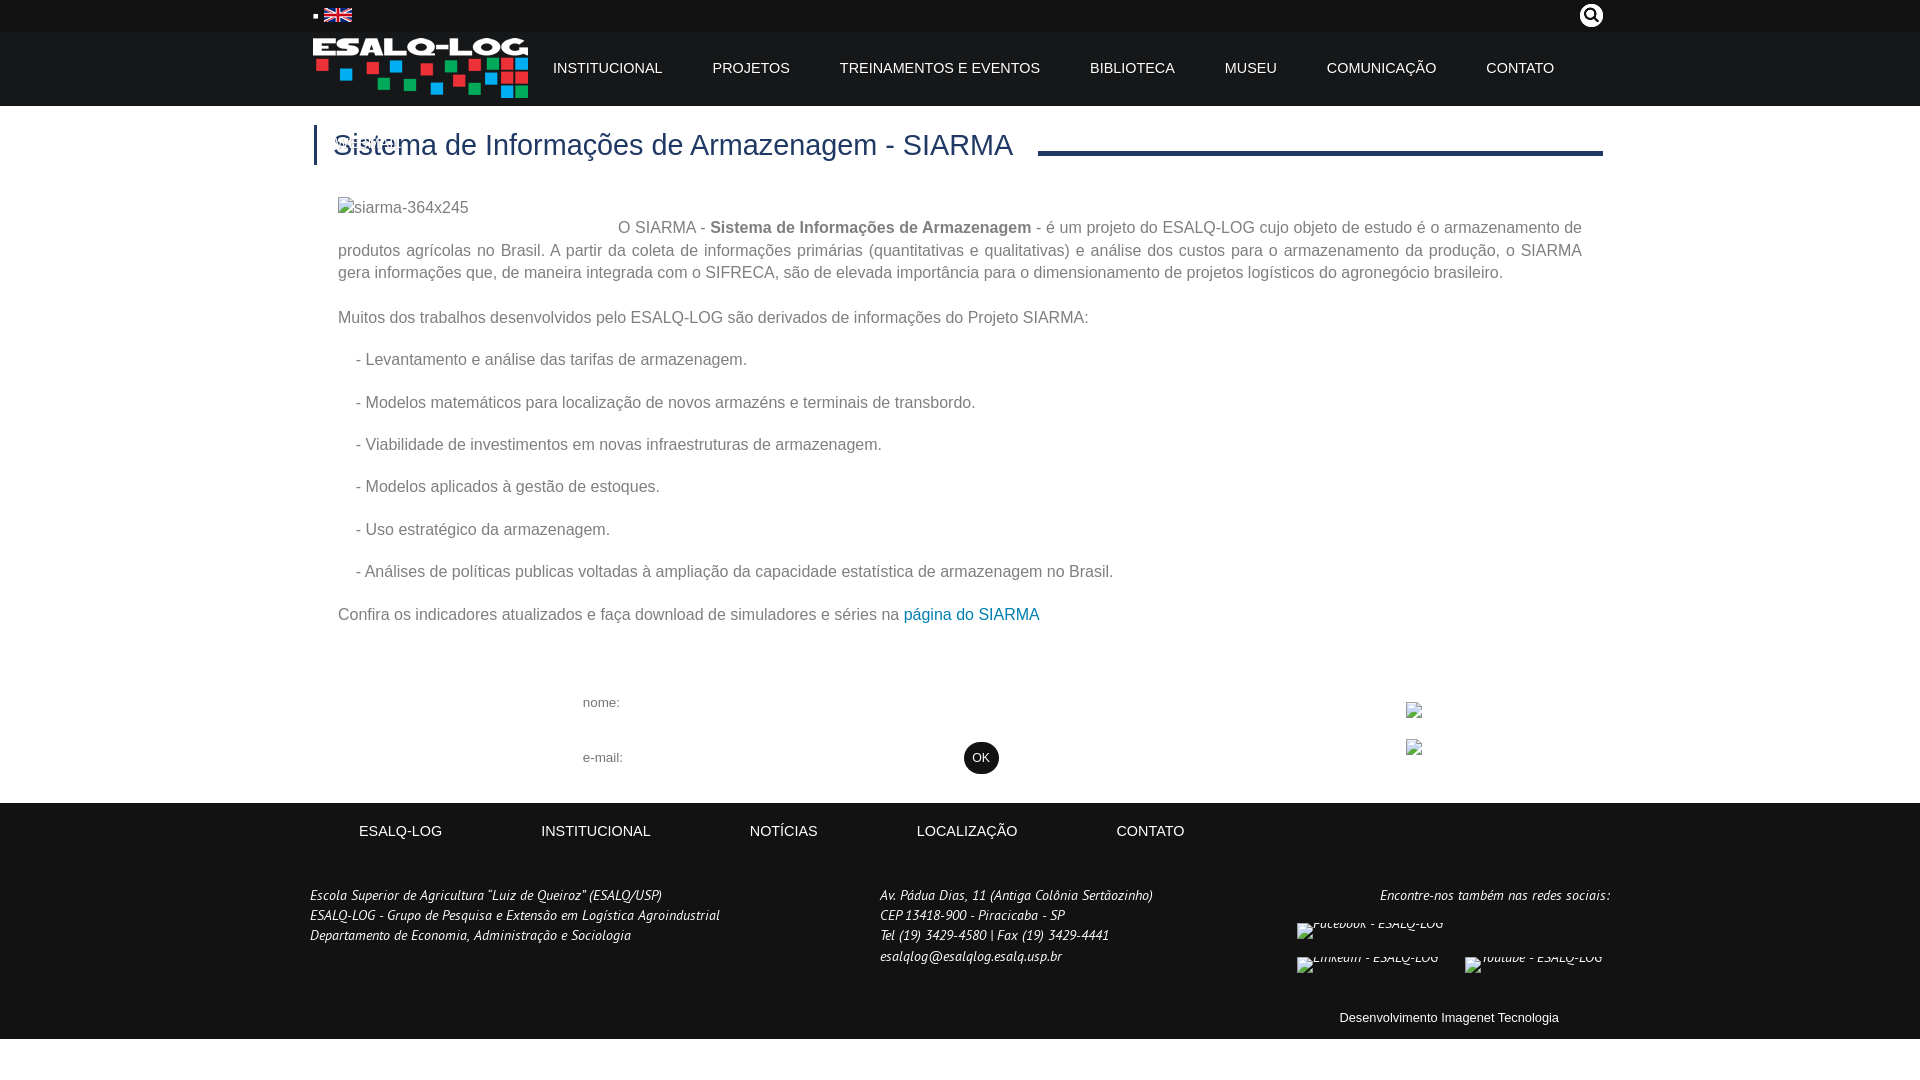  I want to click on 'Youtube - ESALQ-LOG', so click(1464, 963).